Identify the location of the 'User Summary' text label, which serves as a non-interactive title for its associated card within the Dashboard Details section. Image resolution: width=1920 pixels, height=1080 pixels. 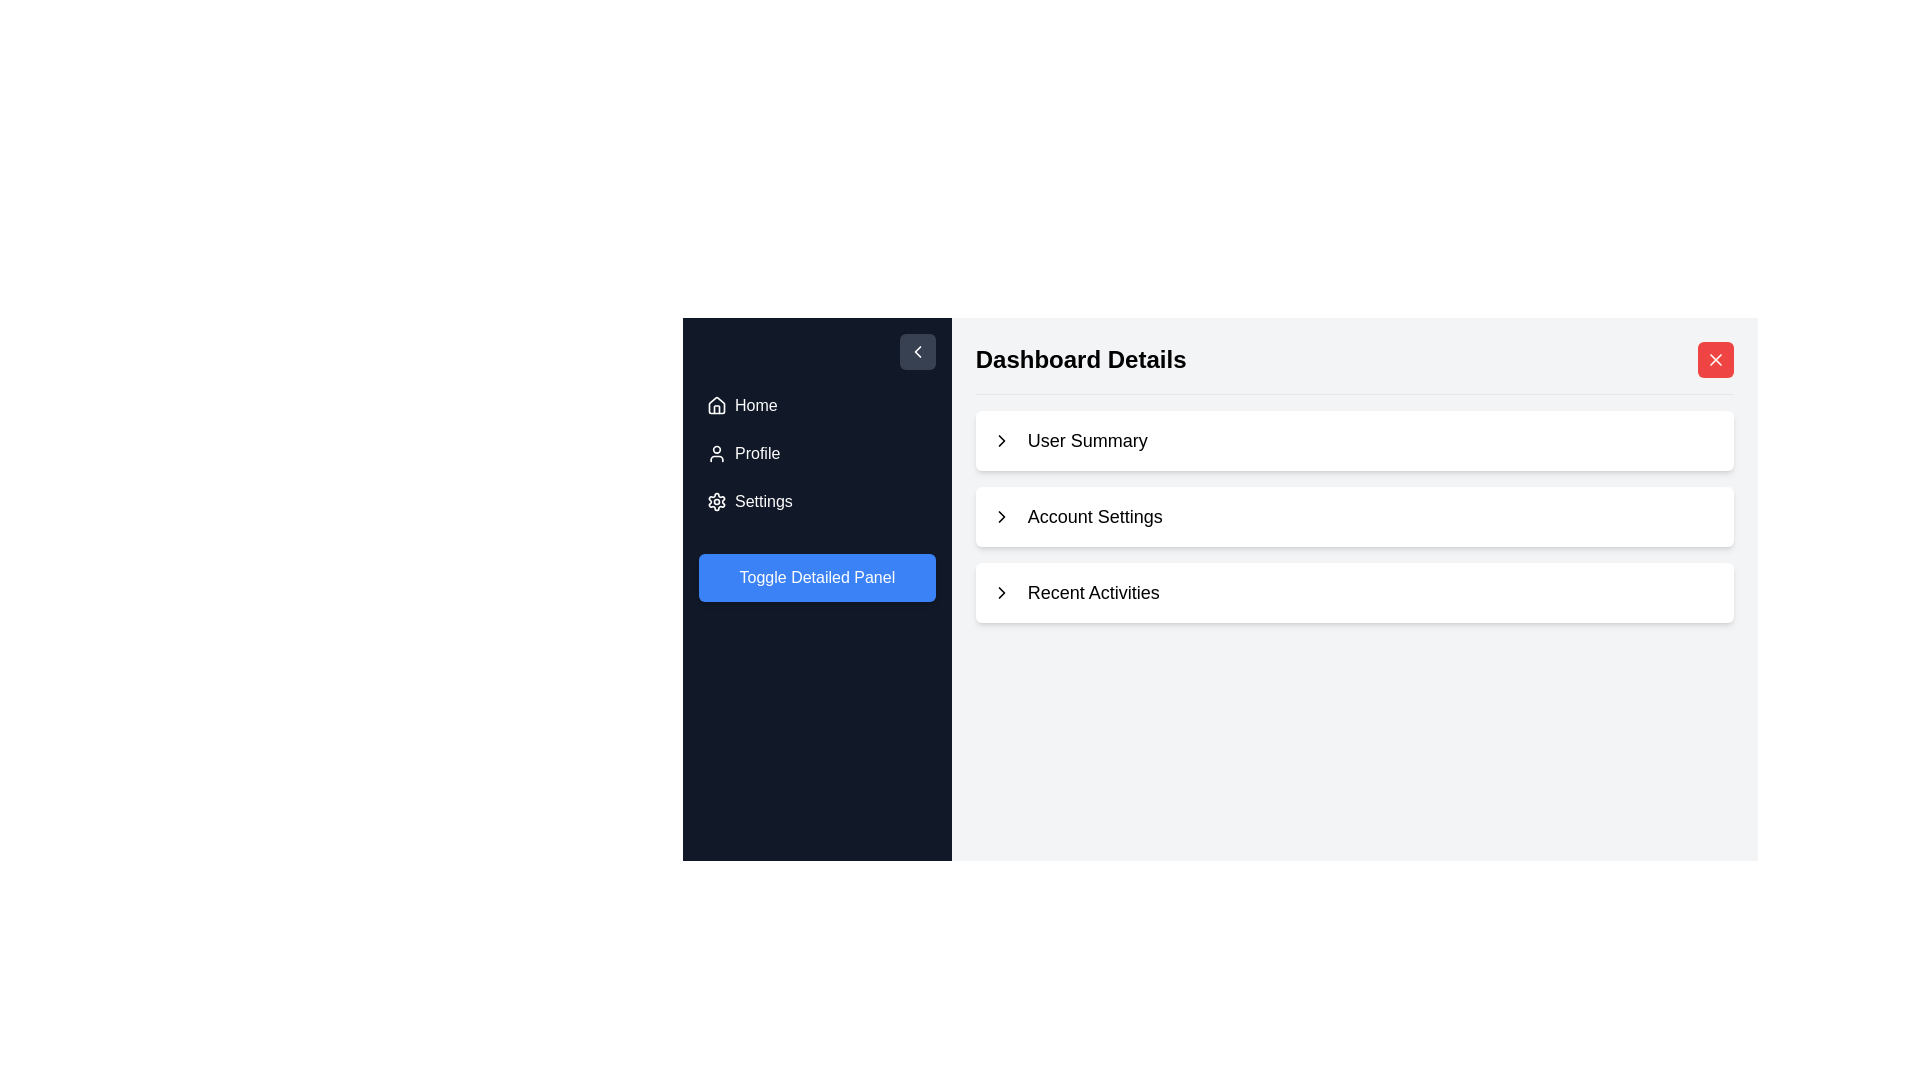
(1086, 439).